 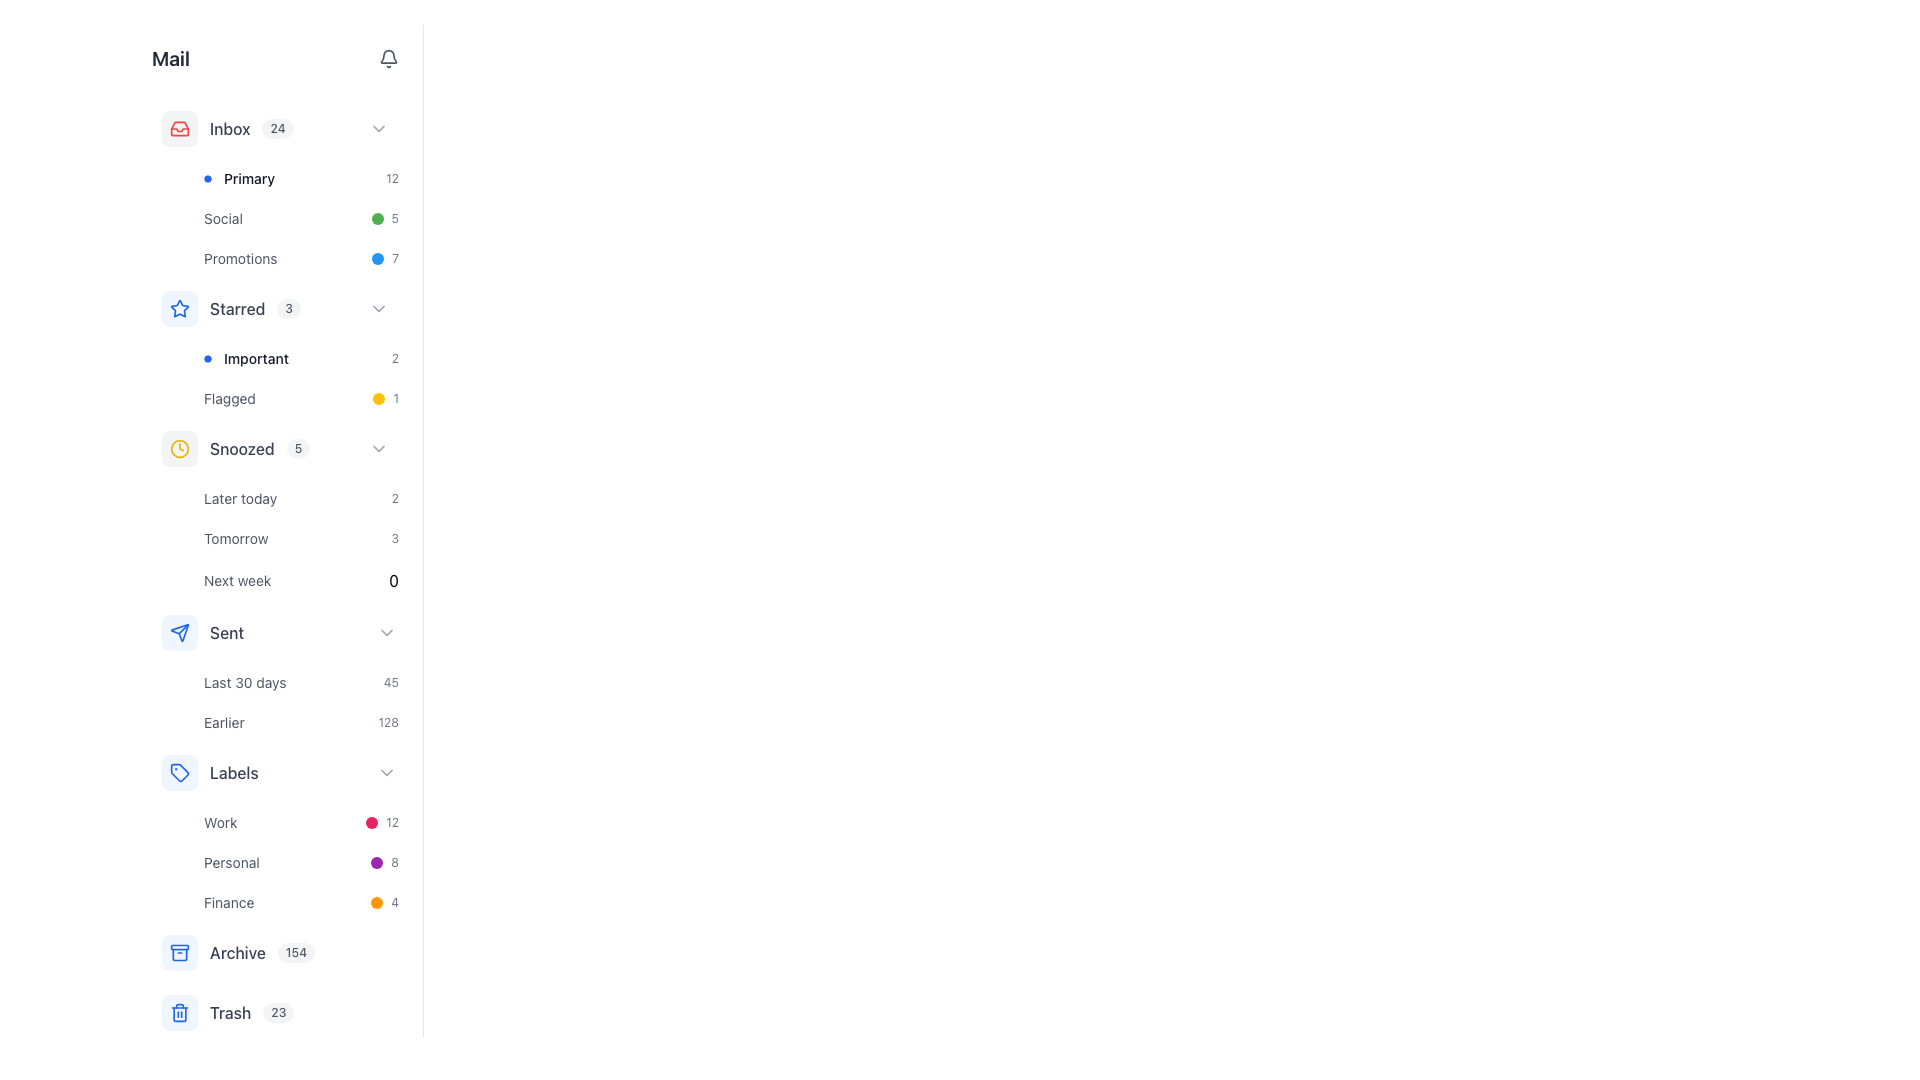 I want to click on the 'Promotions' text label located in the left vertical navigation bar, which helps users identify promotional emails, so click(x=240, y=257).